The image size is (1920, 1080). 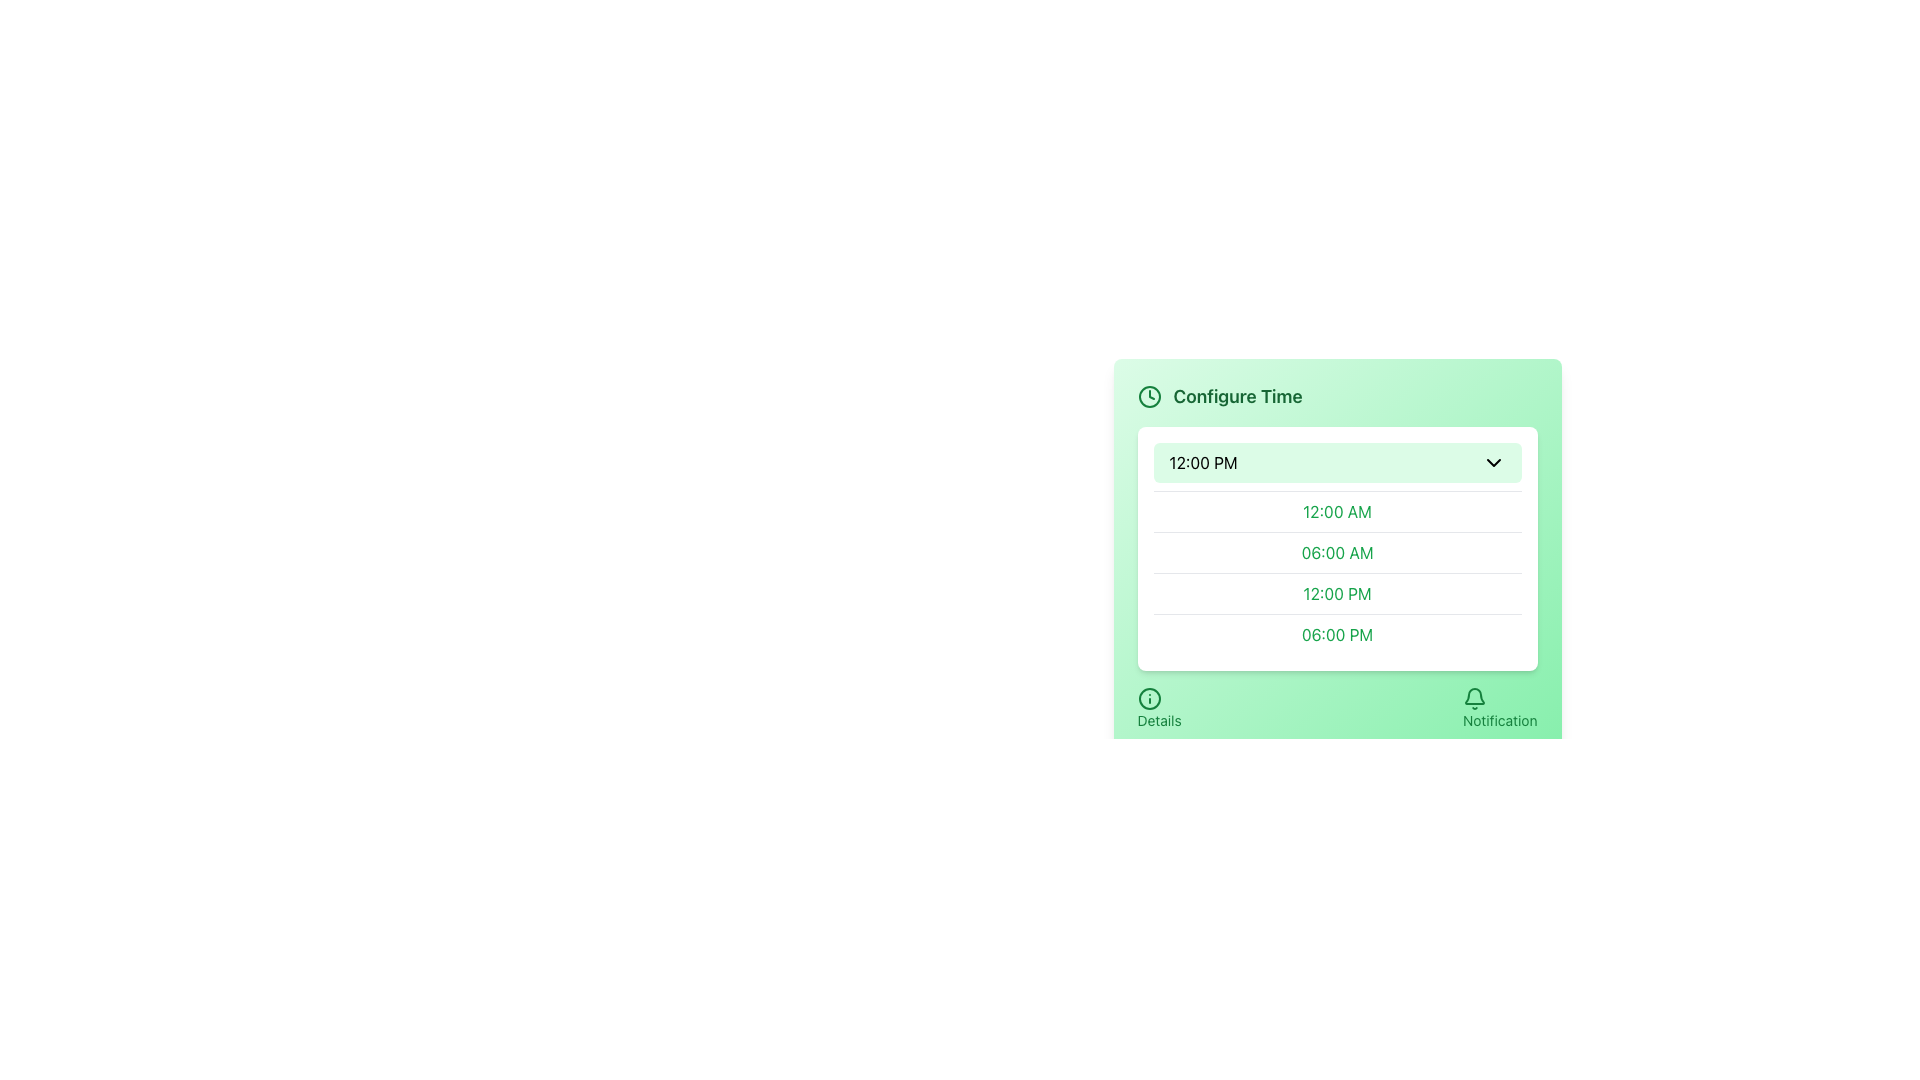 I want to click on the dropdown menu displaying '12:00 PM', so click(x=1337, y=535).